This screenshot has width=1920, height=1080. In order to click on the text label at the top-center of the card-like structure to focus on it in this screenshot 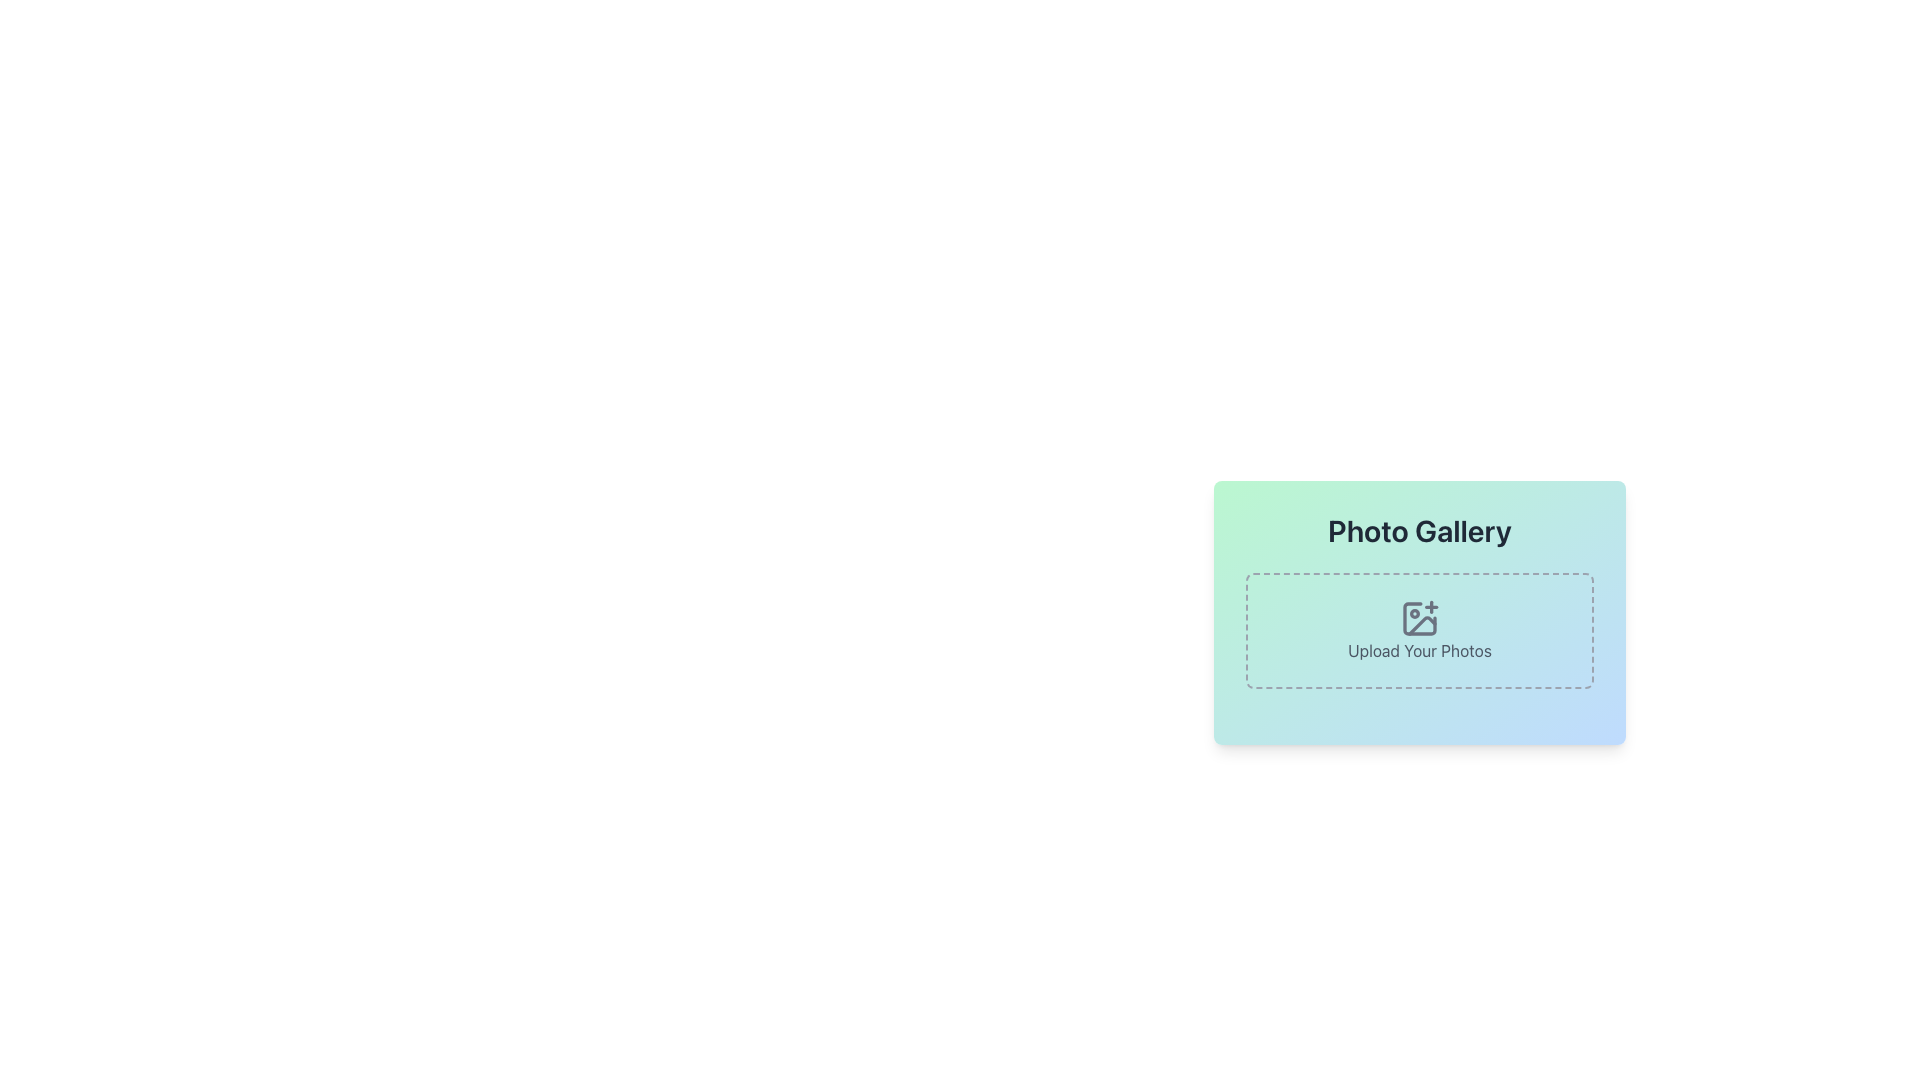, I will do `click(1419, 530)`.